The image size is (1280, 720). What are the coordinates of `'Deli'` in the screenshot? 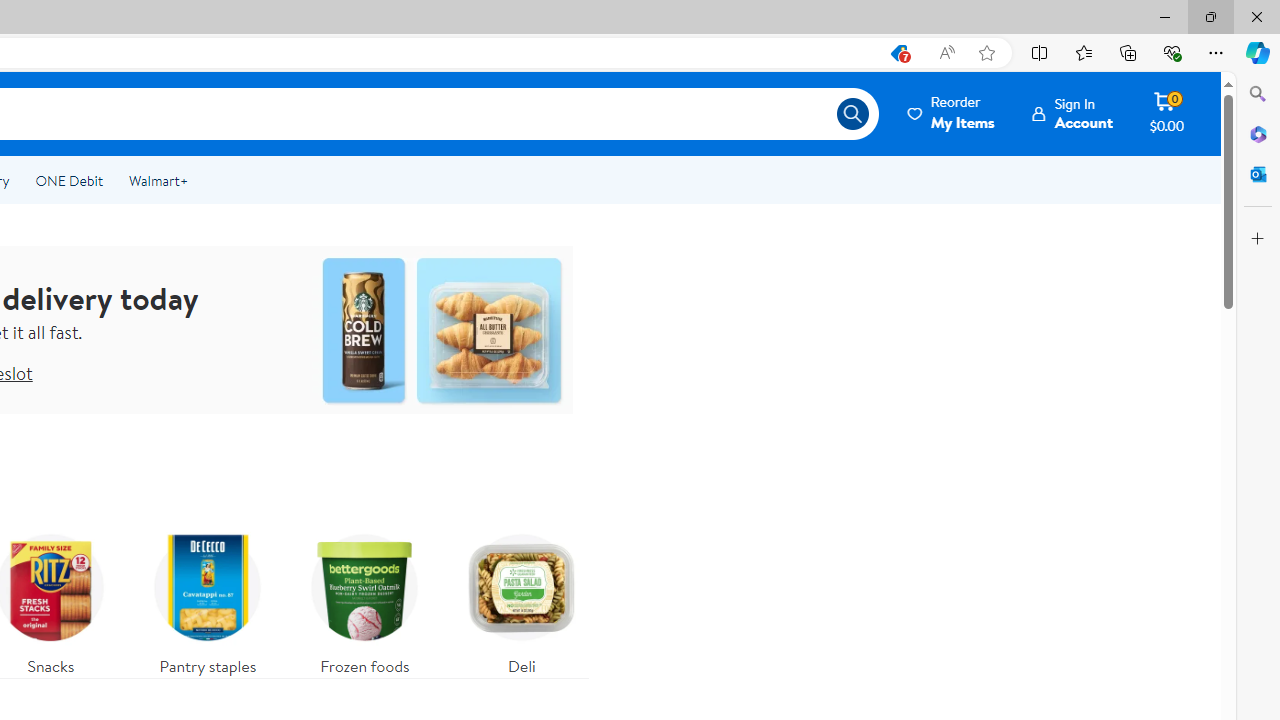 It's located at (522, 598).